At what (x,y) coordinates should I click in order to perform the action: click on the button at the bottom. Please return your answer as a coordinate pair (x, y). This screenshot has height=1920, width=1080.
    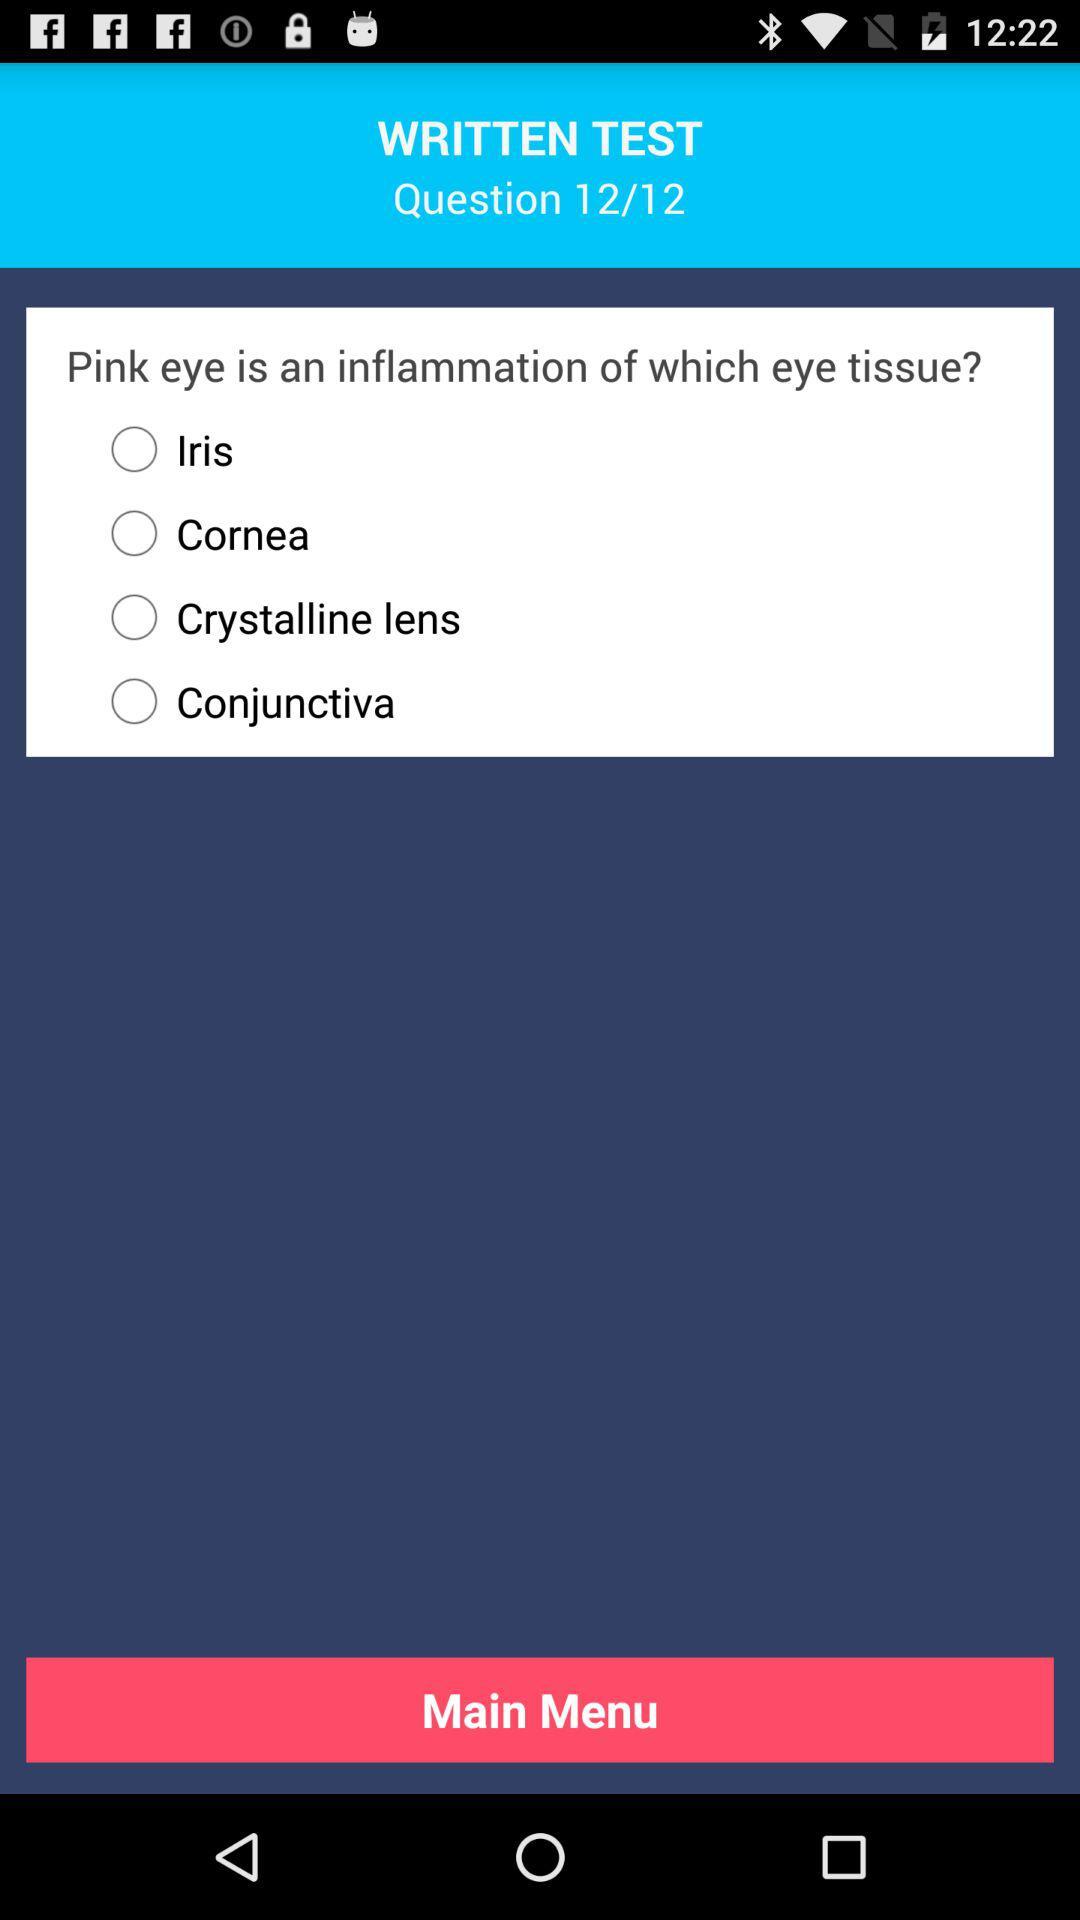
    Looking at the image, I should click on (540, 1708).